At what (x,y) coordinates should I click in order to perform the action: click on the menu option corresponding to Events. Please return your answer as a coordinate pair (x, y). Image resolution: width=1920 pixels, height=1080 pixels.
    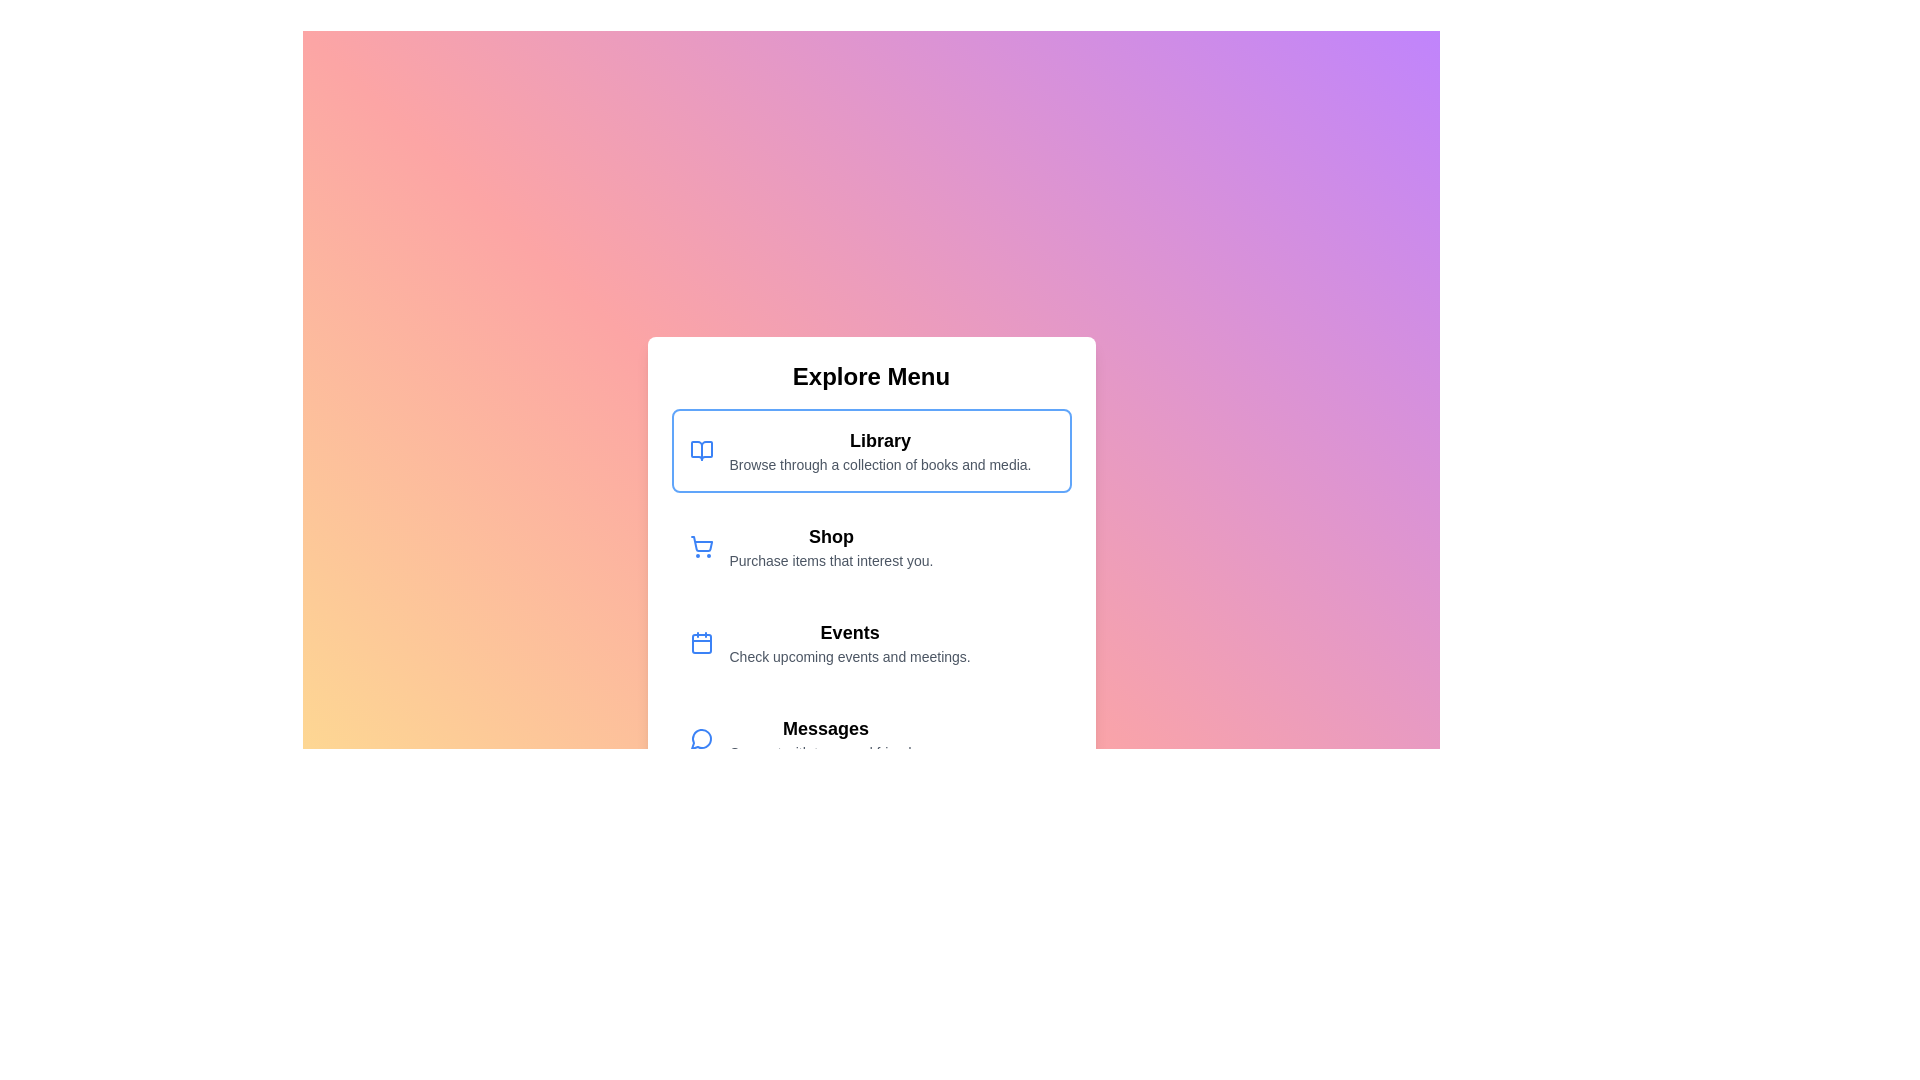
    Looking at the image, I should click on (871, 643).